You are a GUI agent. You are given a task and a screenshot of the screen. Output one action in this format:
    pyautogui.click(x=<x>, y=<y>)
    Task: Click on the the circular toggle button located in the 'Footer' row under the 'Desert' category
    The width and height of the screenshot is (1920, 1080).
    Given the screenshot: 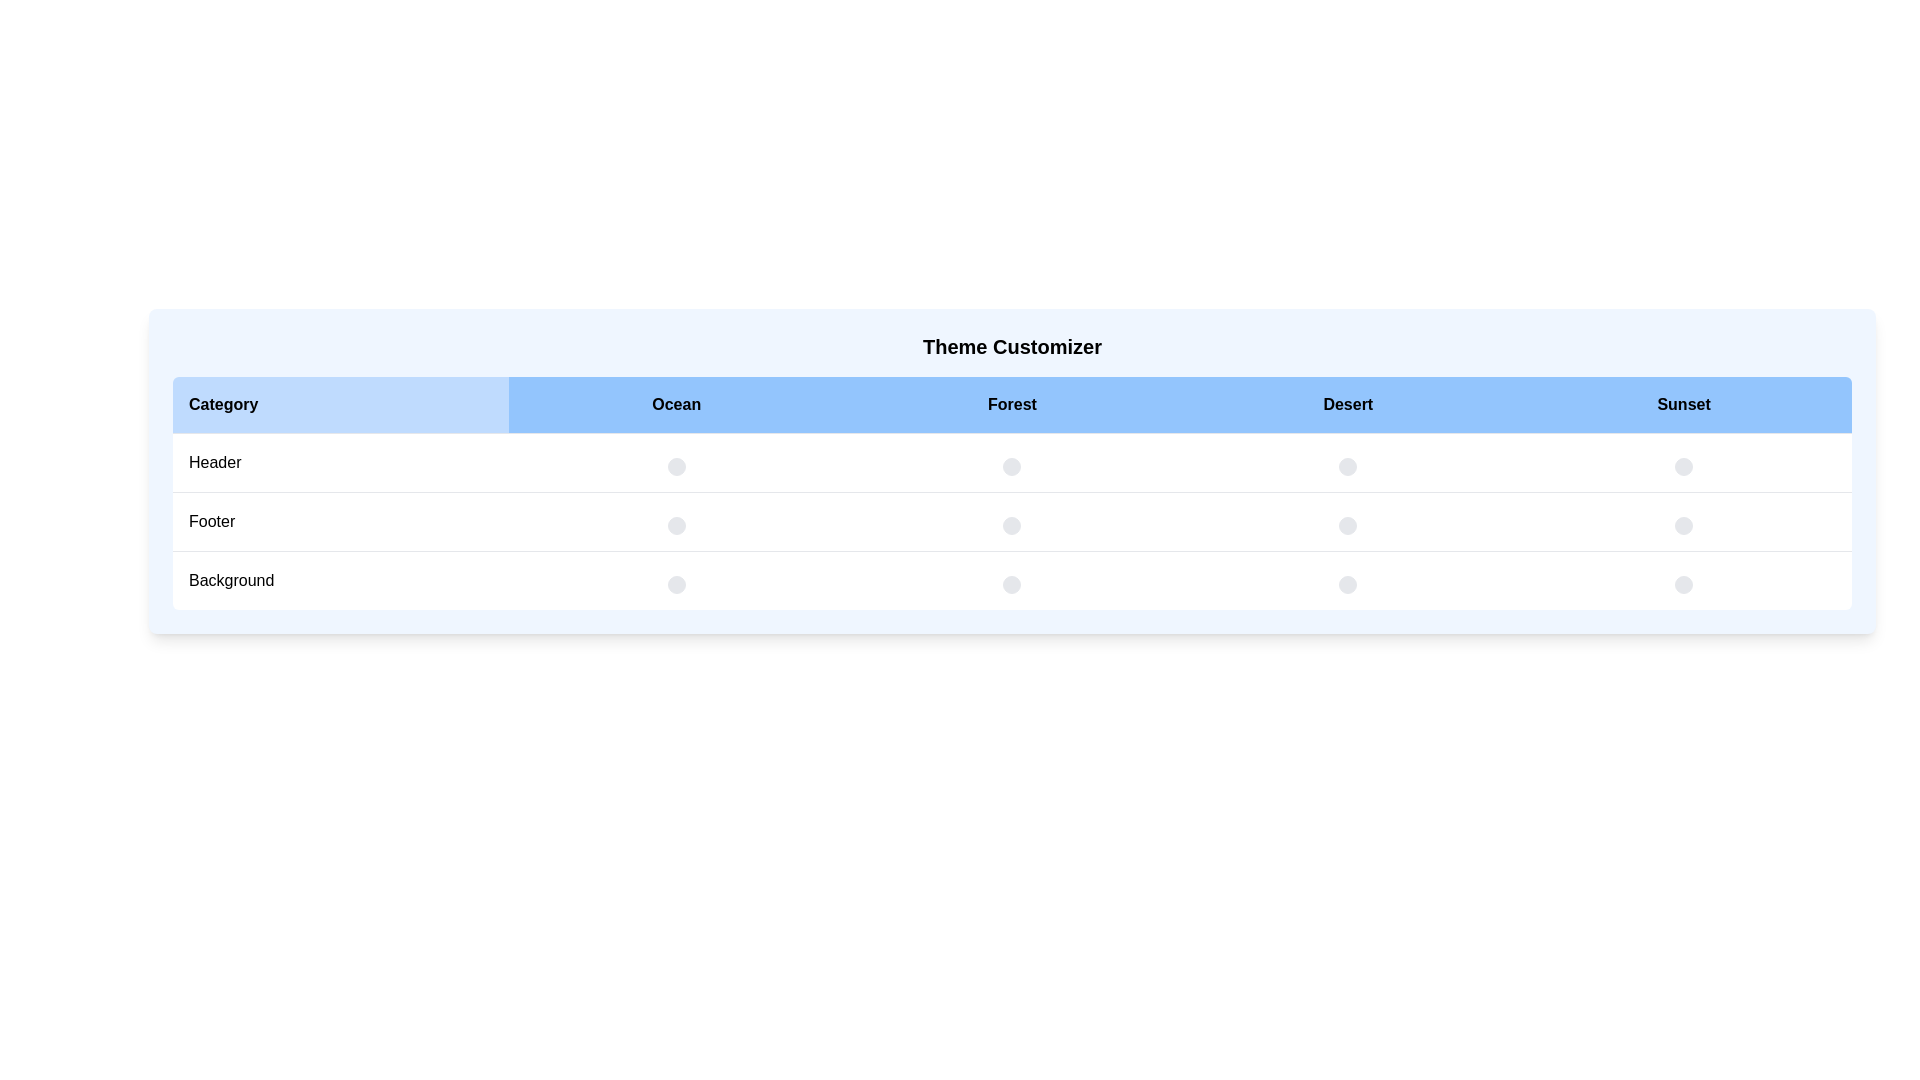 What is the action you would take?
    pyautogui.click(x=1348, y=520)
    